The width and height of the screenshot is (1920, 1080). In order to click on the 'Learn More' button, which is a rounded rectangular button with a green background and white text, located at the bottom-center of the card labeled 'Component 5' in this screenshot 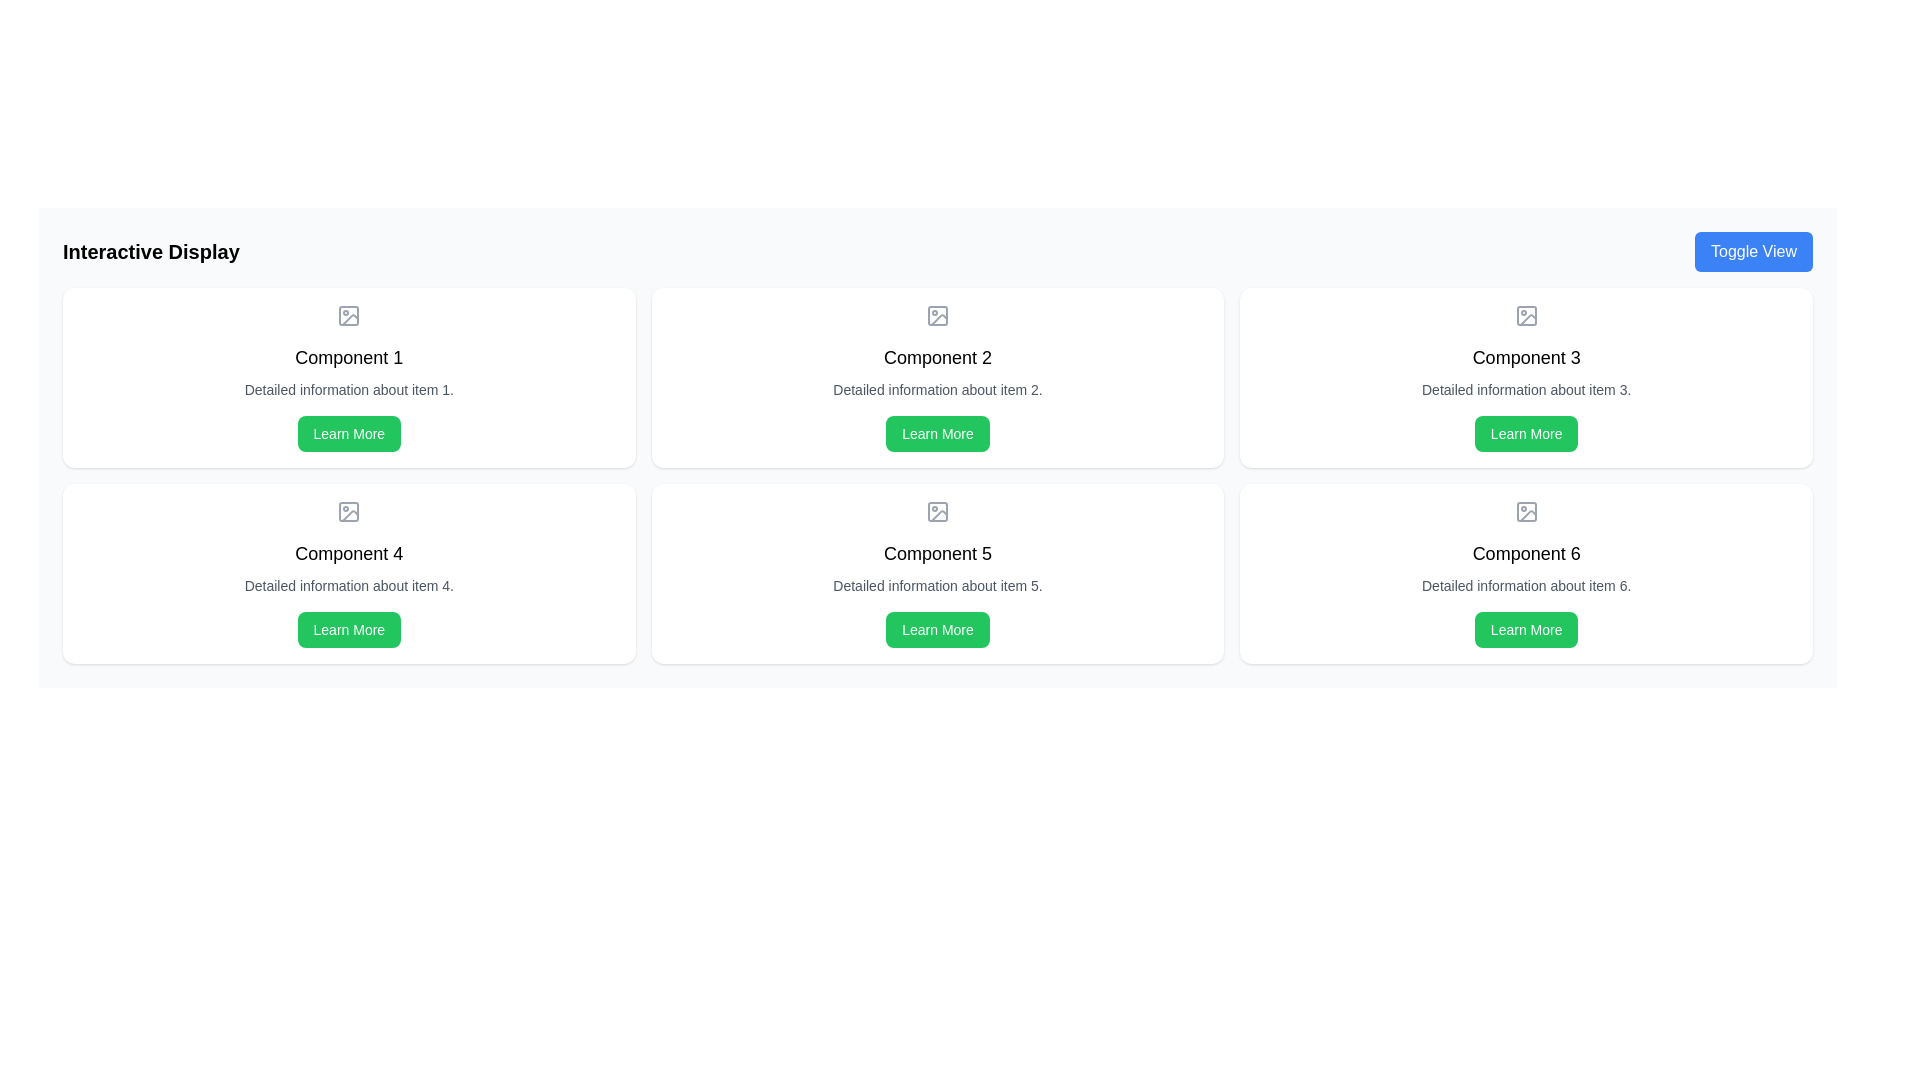, I will do `click(936, 628)`.